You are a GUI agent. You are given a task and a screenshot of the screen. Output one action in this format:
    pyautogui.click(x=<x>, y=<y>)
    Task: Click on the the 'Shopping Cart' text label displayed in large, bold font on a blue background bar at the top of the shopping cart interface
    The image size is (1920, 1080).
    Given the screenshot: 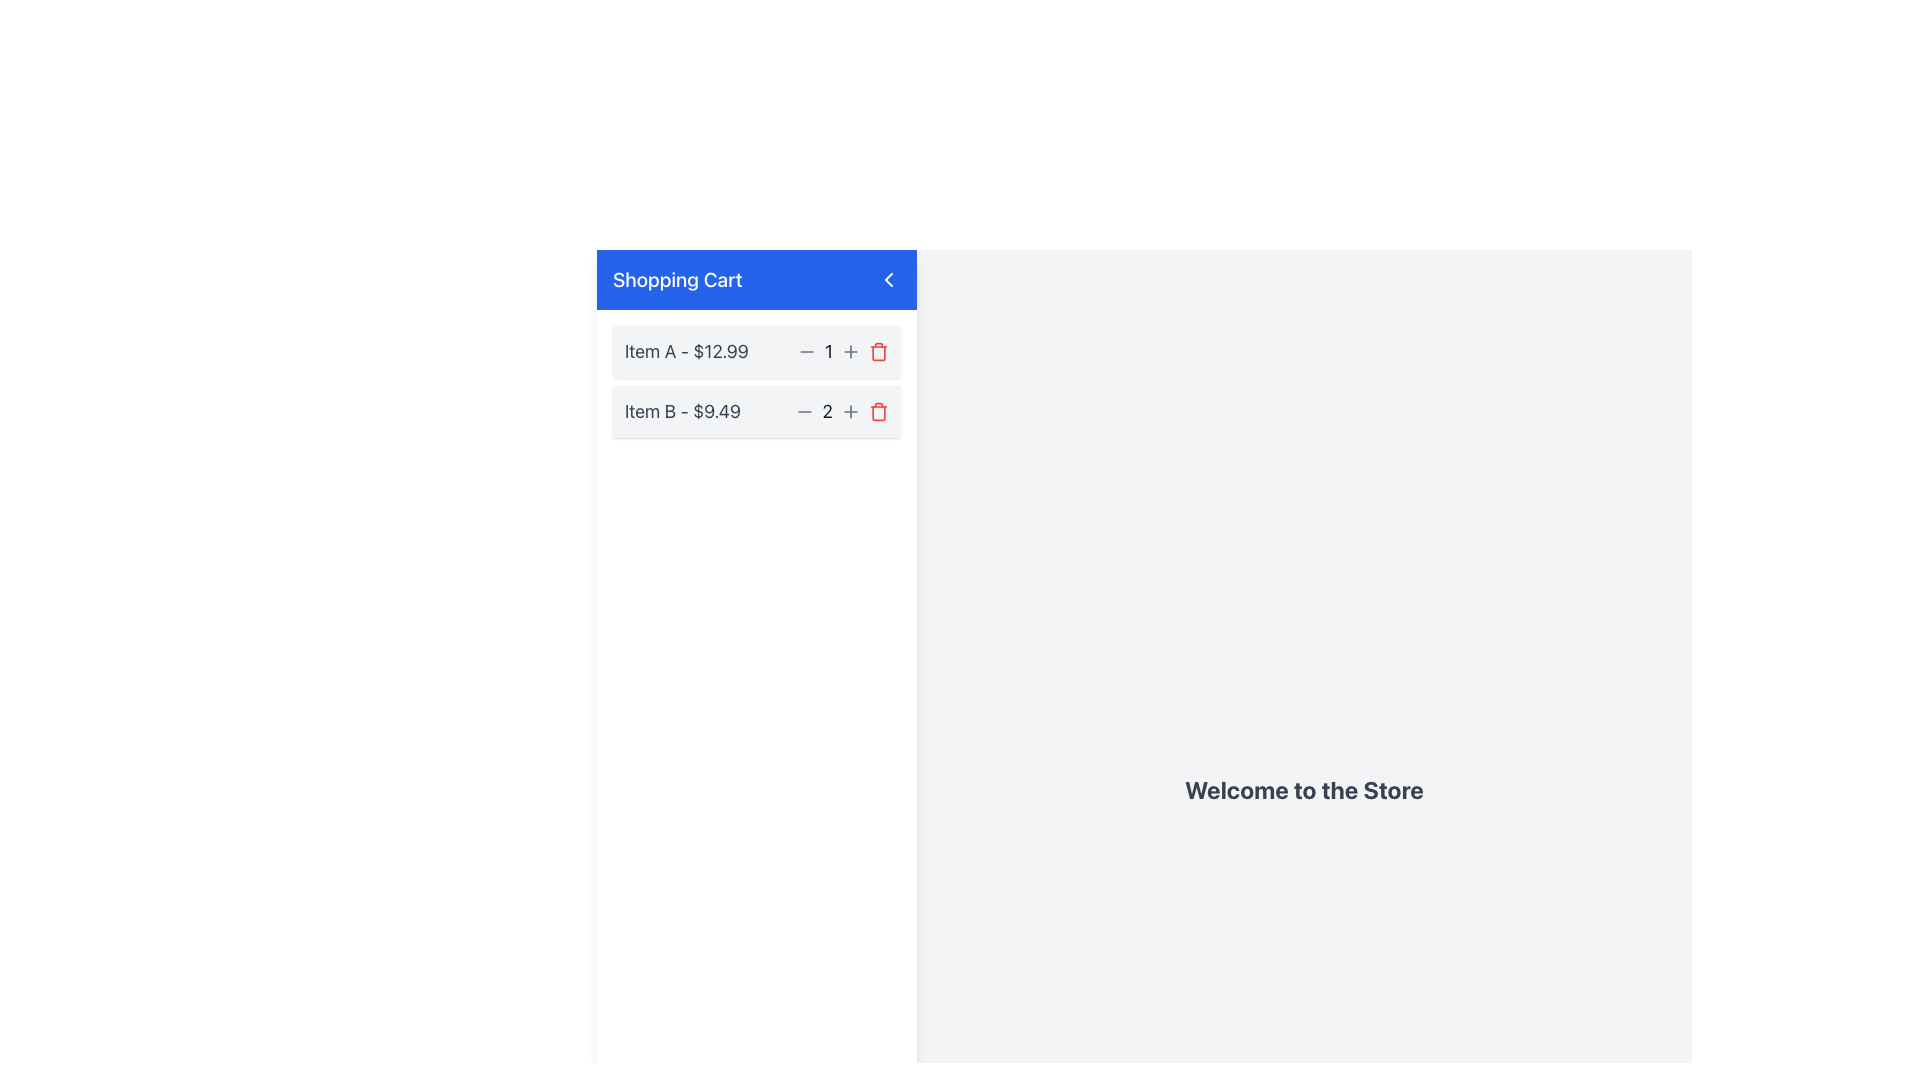 What is the action you would take?
    pyautogui.click(x=677, y=280)
    